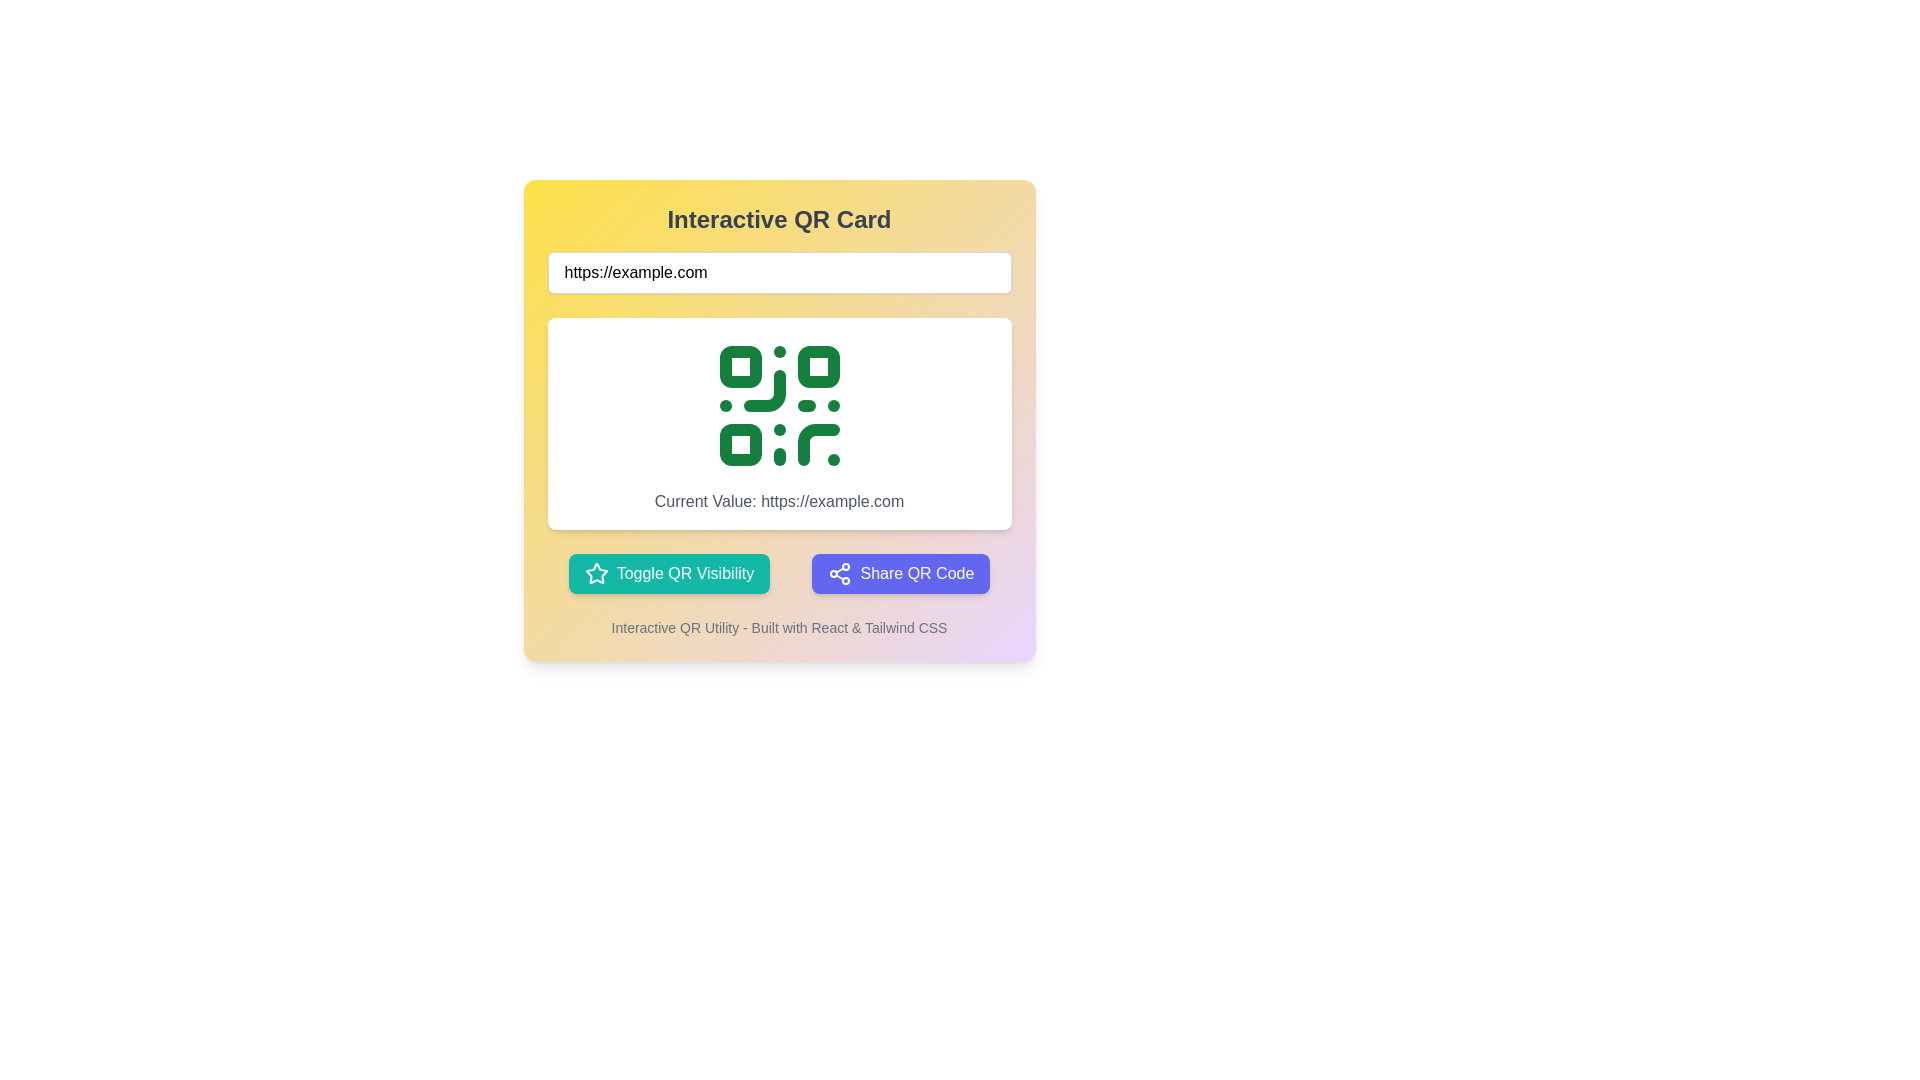  Describe the element at coordinates (739, 443) in the screenshot. I see `the small green square with rounded corners located at the bottom left corner of the QR code, contrasting with the white background` at that location.